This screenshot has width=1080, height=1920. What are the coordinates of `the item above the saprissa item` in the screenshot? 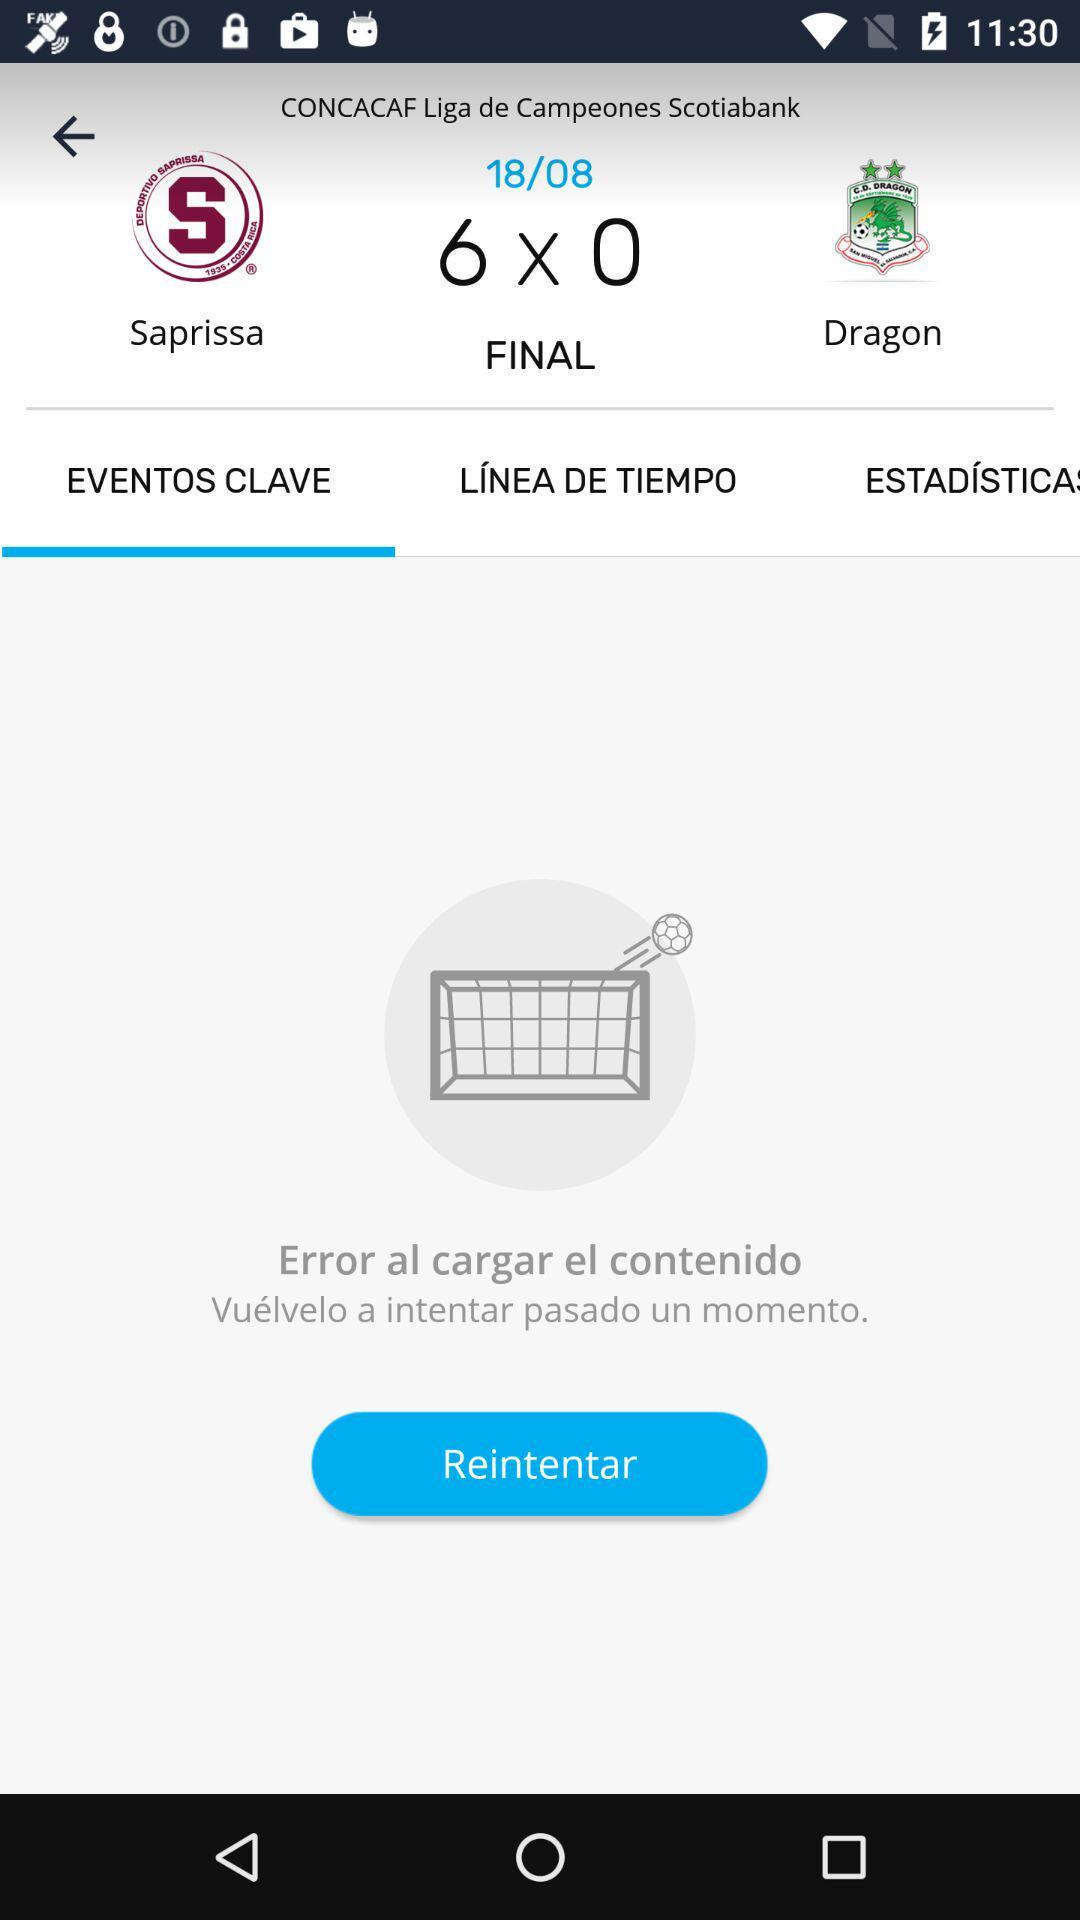 It's located at (72, 135).